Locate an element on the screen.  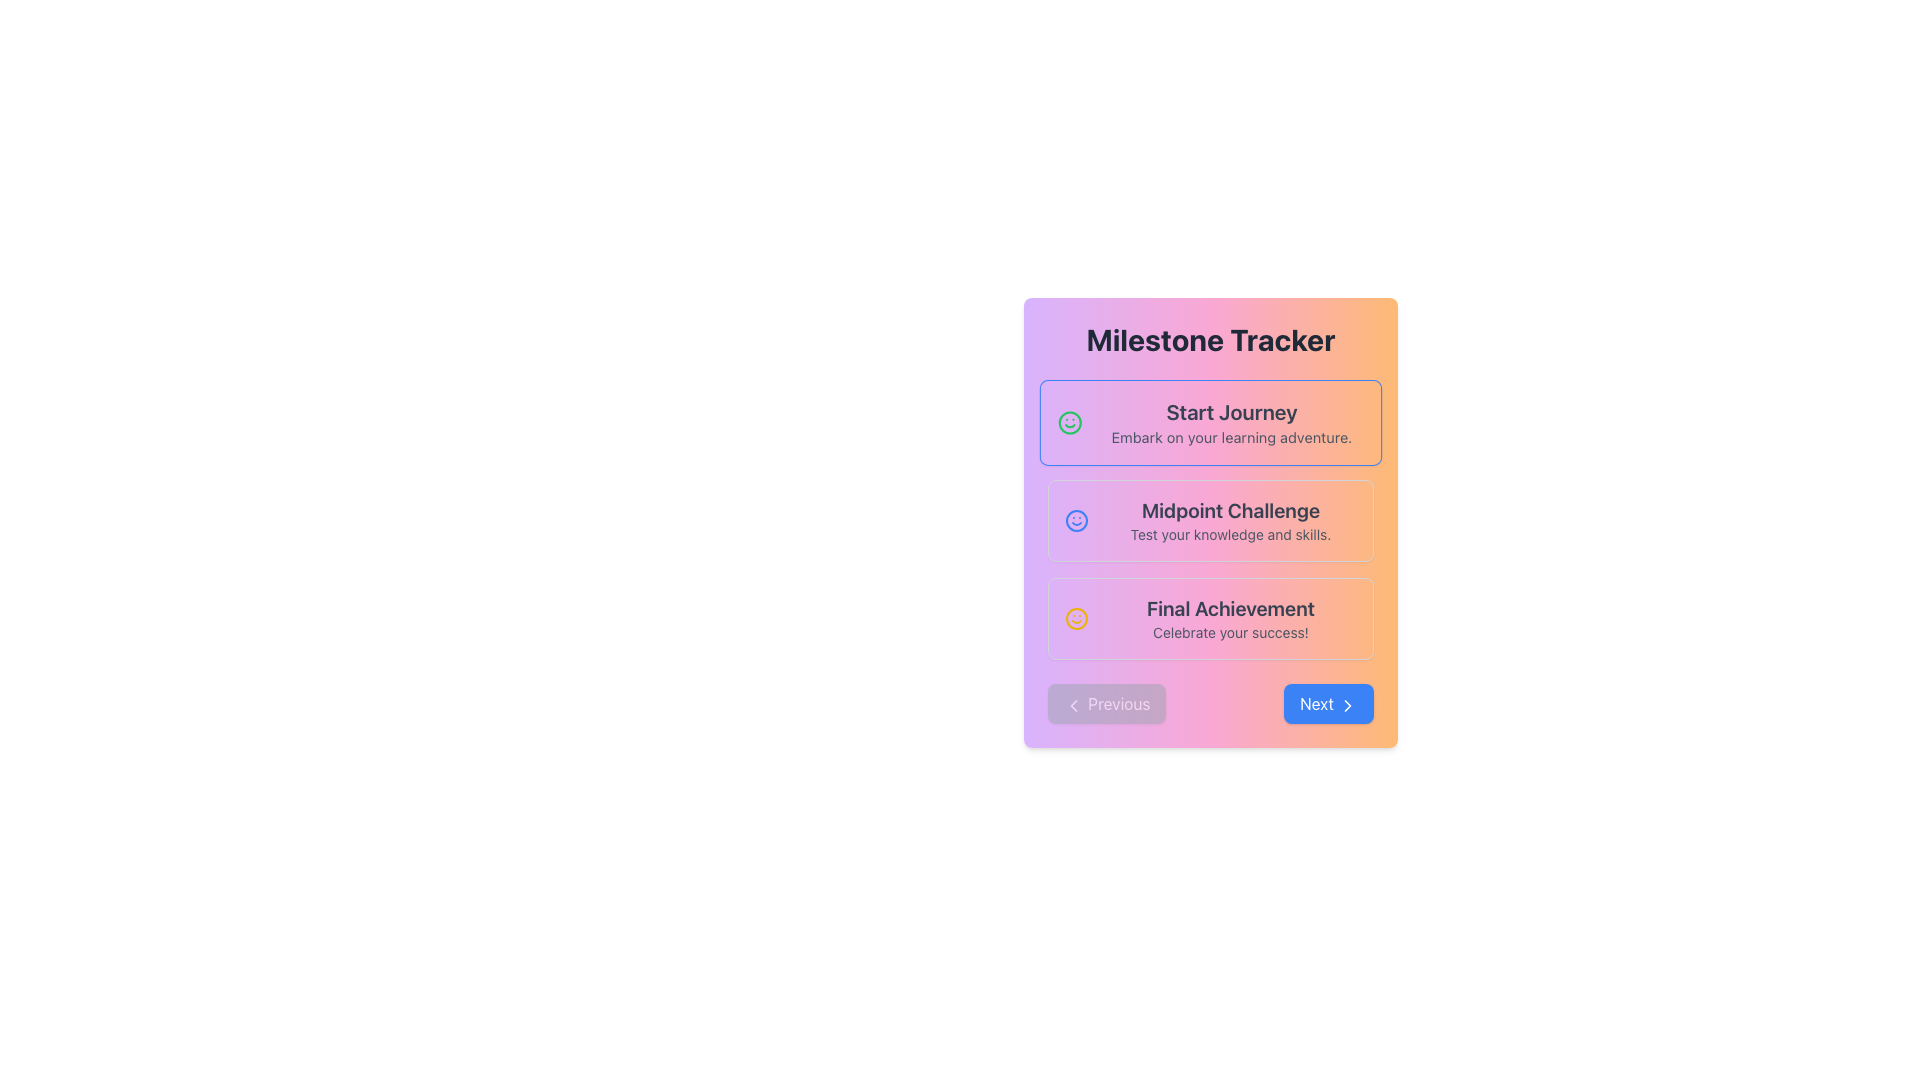
the Circle element in the SVG graphic that is part of the smiley icon, located at the center of the 'Start Journey' component in the milestone tracker interface is located at coordinates (1075, 519).